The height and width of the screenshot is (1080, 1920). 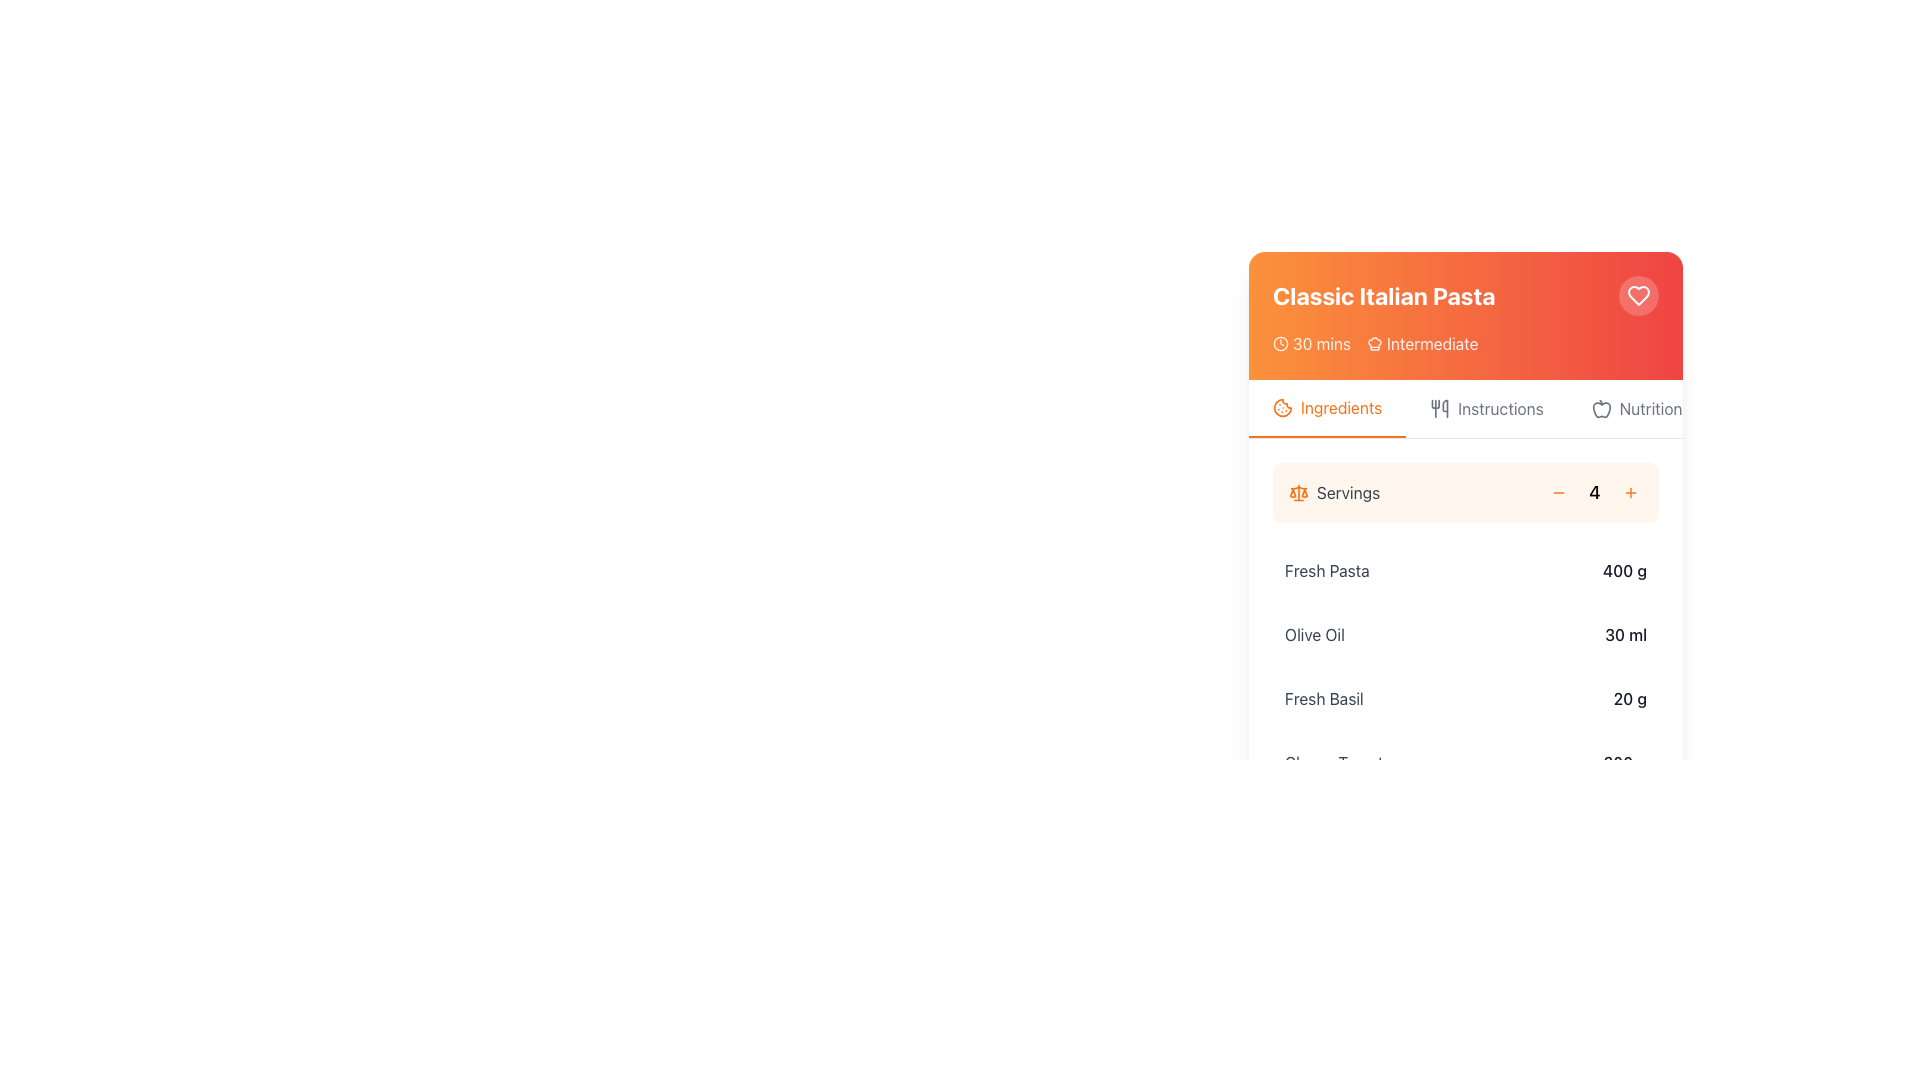 What do you see at coordinates (1321, 342) in the screenshot?
I see `the text label displaying '30 mins' in orange-orange gradient styling, which is positioned adjacent to a clock-like icon and followed by the label 'Intermediate', as it is interactive and may be linked to filters or time settings` at bounding box center [1321, 342].